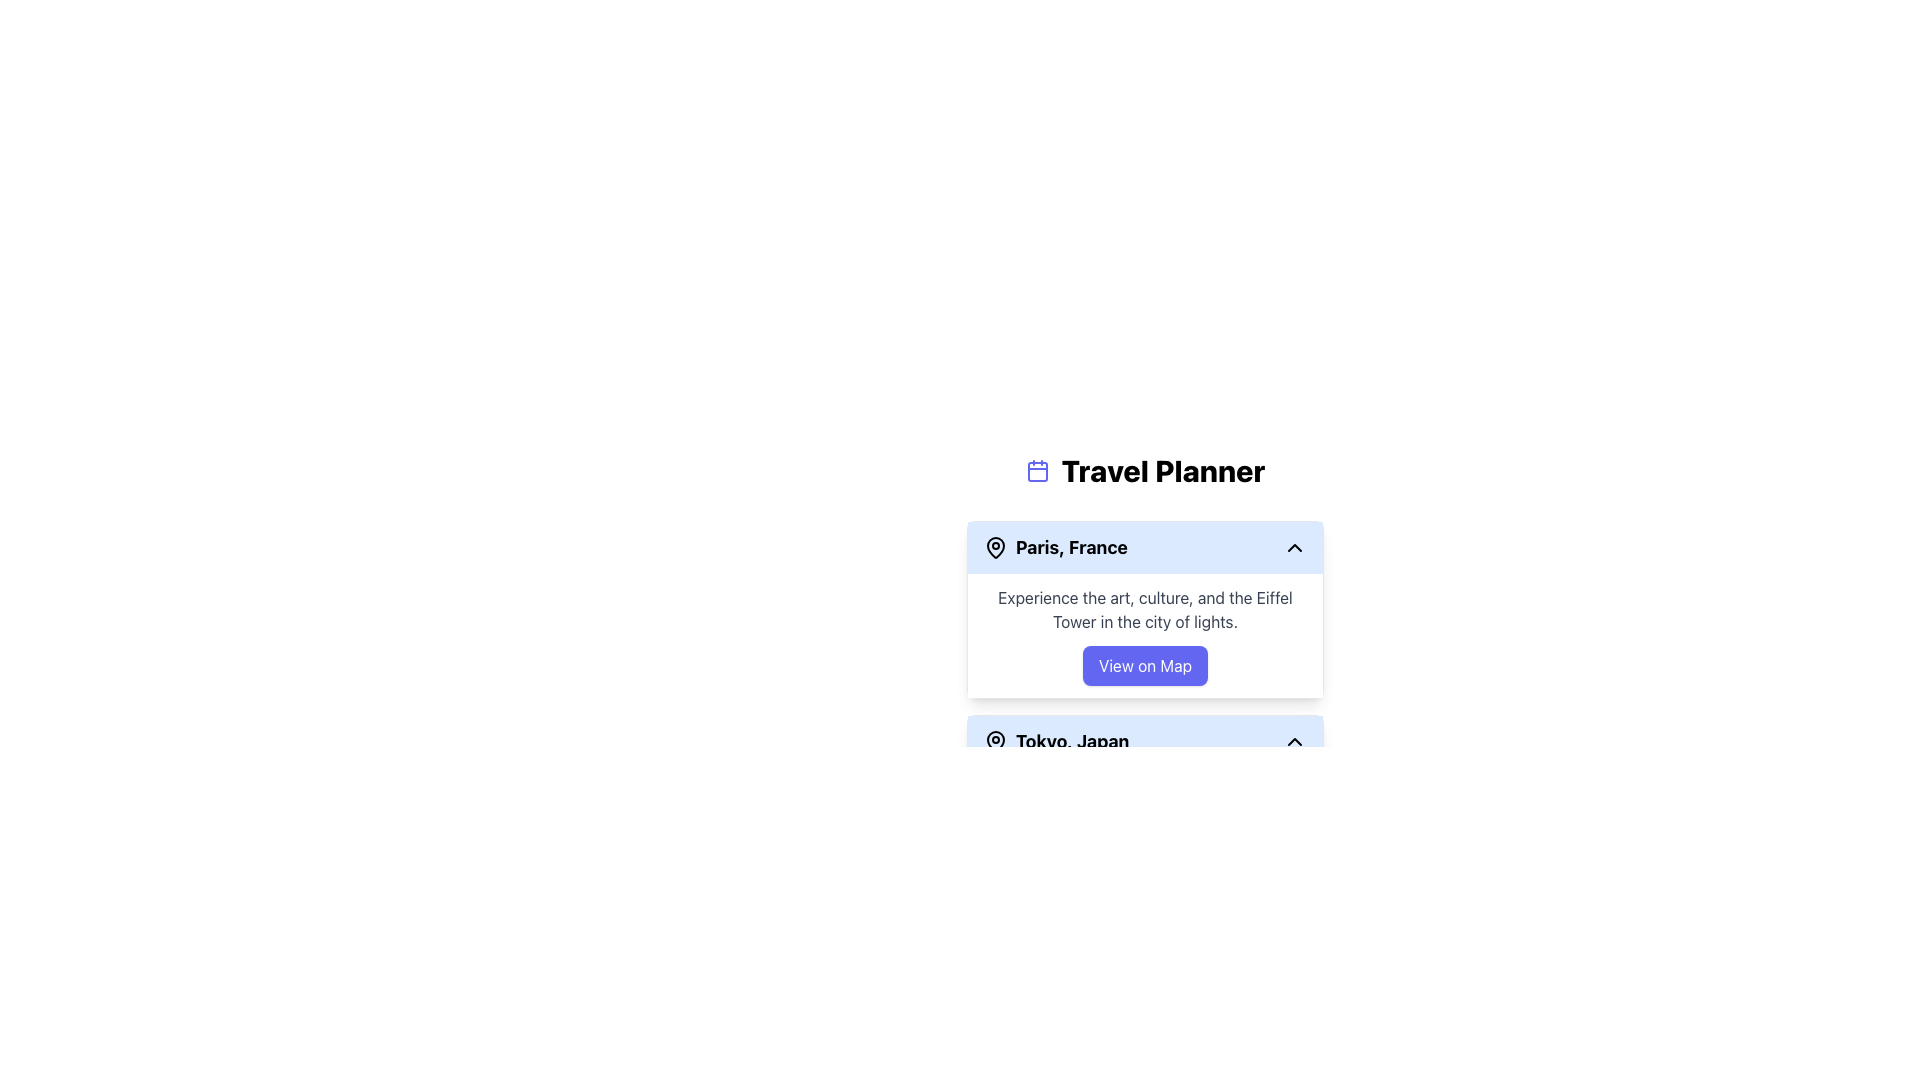 This screenshot has height=1080, width=1920. I want to click on the clickable label with the text 'Paris, France' and a location pin icon, located in the travel selection section at the top of the list of travel destinations, so click(1054, 547).